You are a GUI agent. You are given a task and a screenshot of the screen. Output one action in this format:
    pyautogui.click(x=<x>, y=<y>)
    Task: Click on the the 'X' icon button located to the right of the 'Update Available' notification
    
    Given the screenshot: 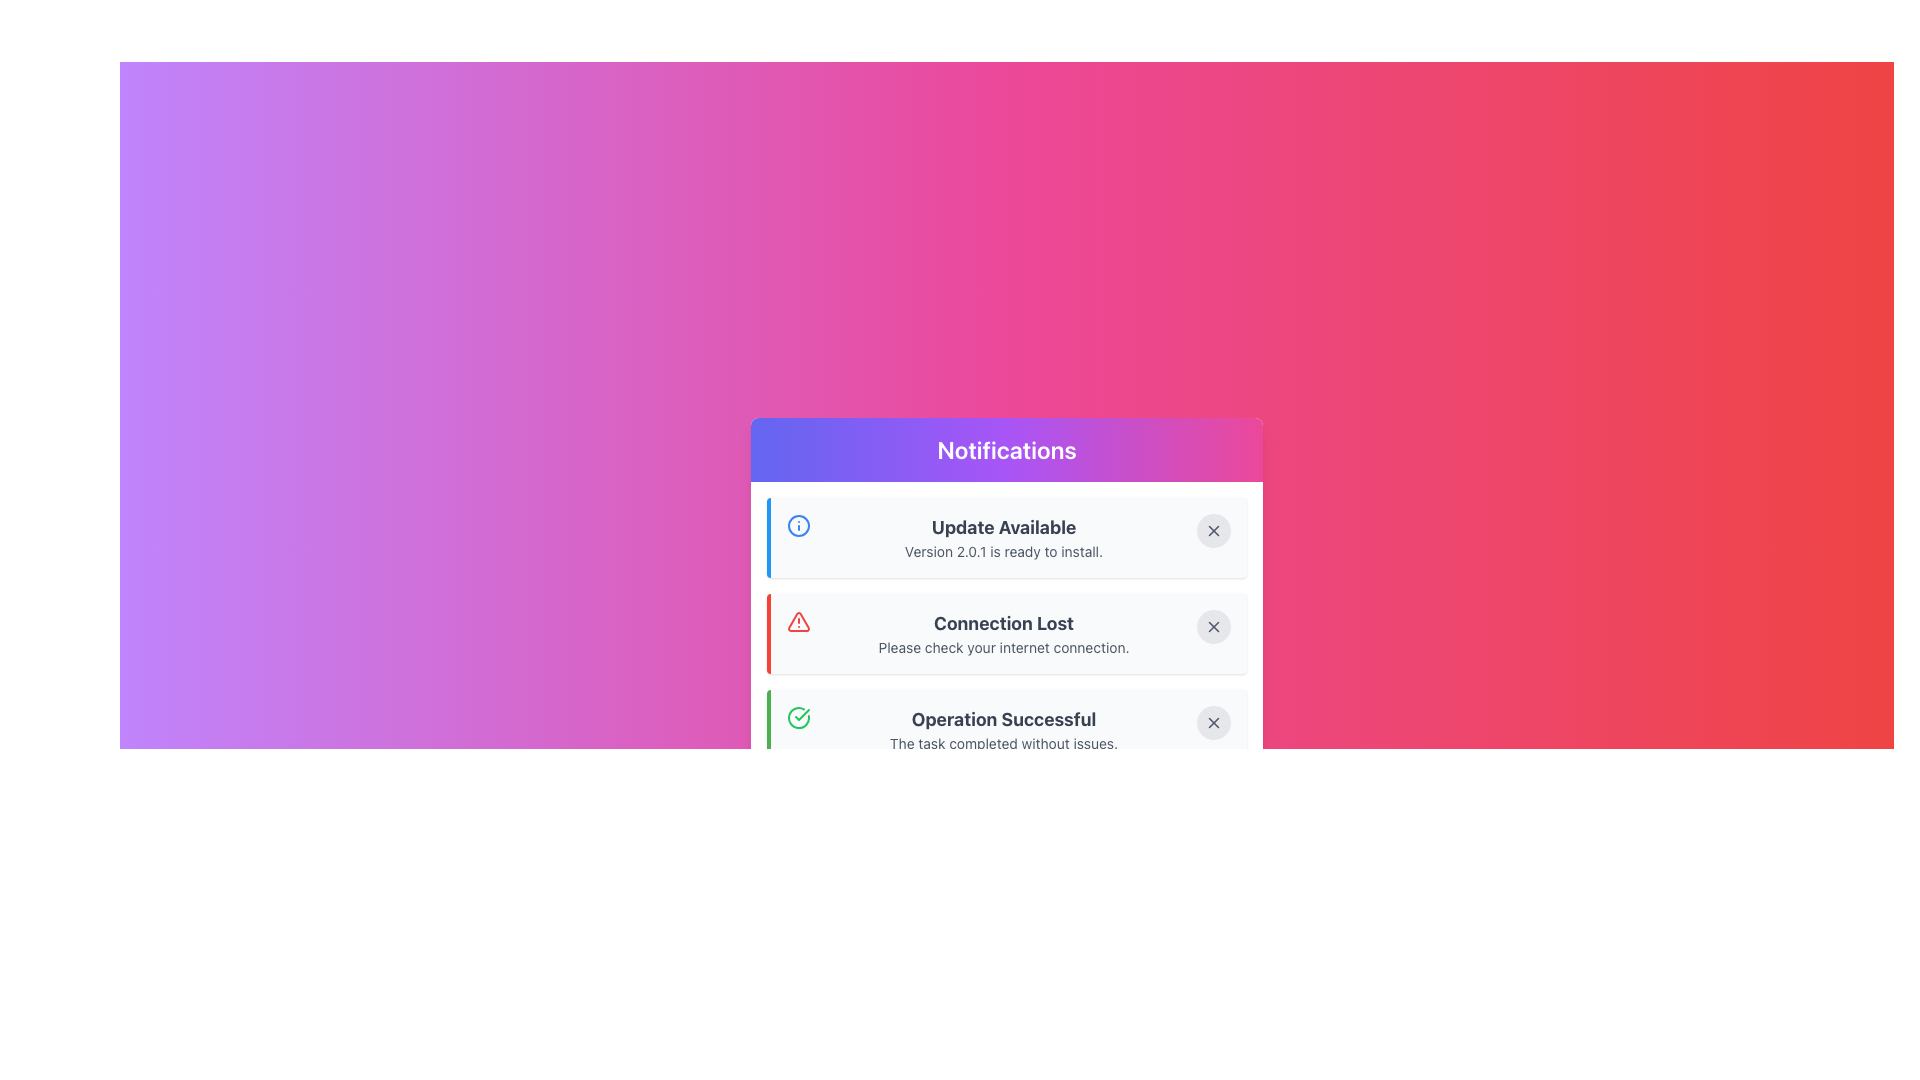 What is the action you would take?
    pyautogui.click(x=1213, y=530)
    